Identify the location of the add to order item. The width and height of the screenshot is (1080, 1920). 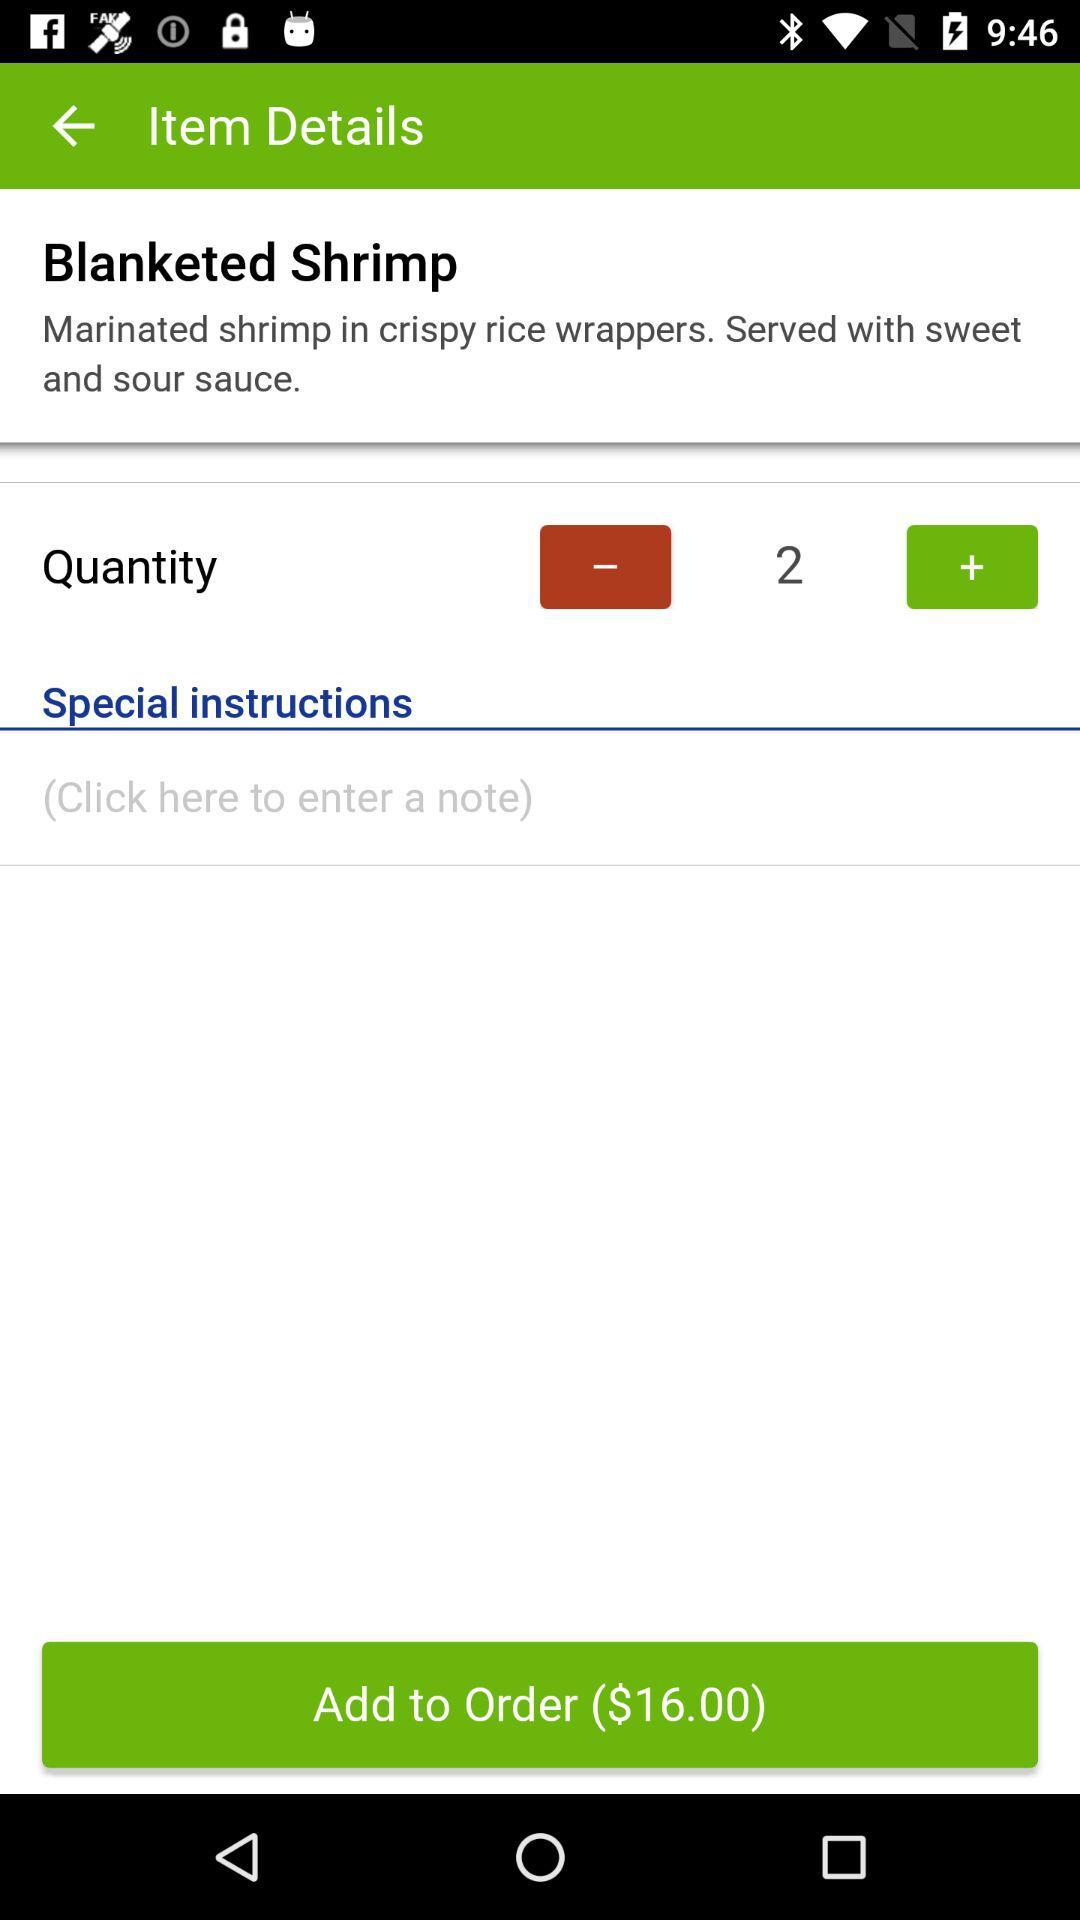
(540, 1703).